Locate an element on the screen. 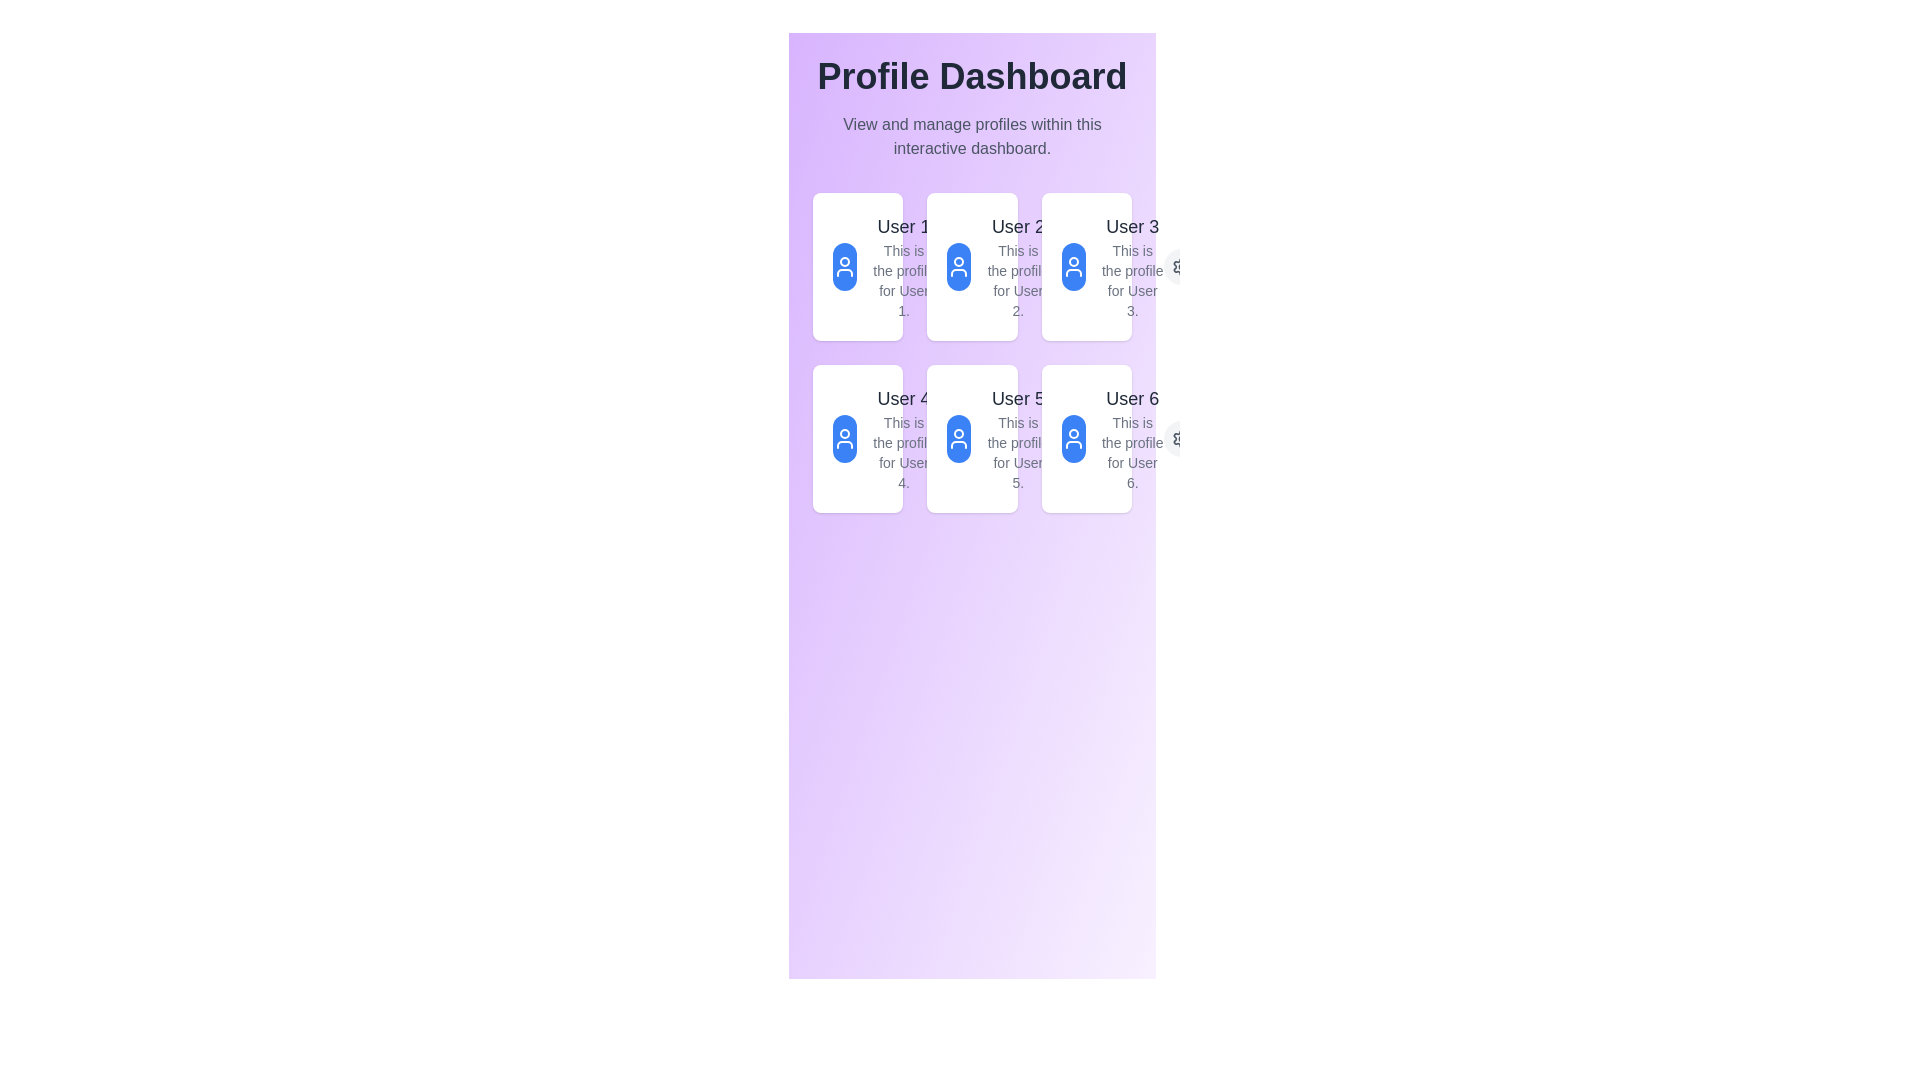 The height and width of the screenshot is (1080, 1920). the profile icon representing 'User 3' in the third card from the left in the top row of the grid layout is located at coordinates (1085, 265).